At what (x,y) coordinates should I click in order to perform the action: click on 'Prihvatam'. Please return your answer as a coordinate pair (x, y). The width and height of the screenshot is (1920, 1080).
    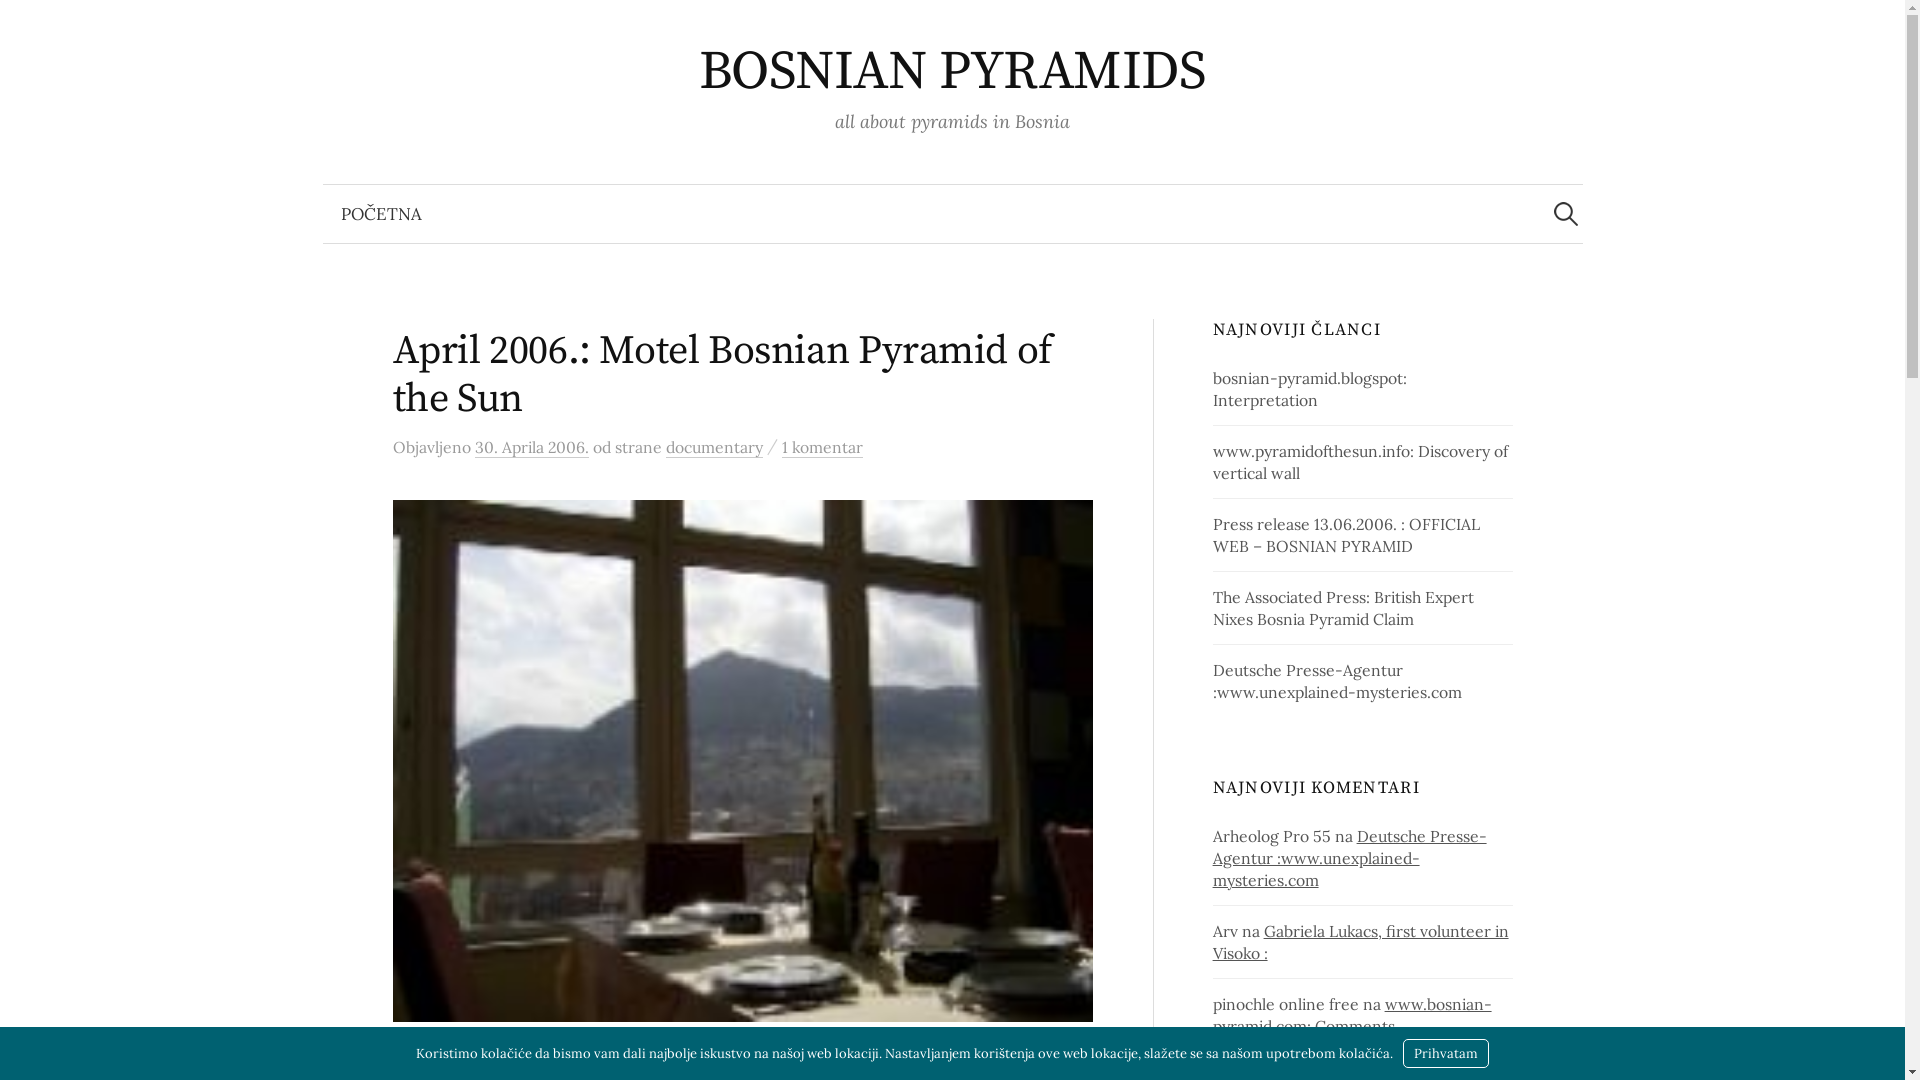
    Looking at the image, I should click on (1445, 1052).